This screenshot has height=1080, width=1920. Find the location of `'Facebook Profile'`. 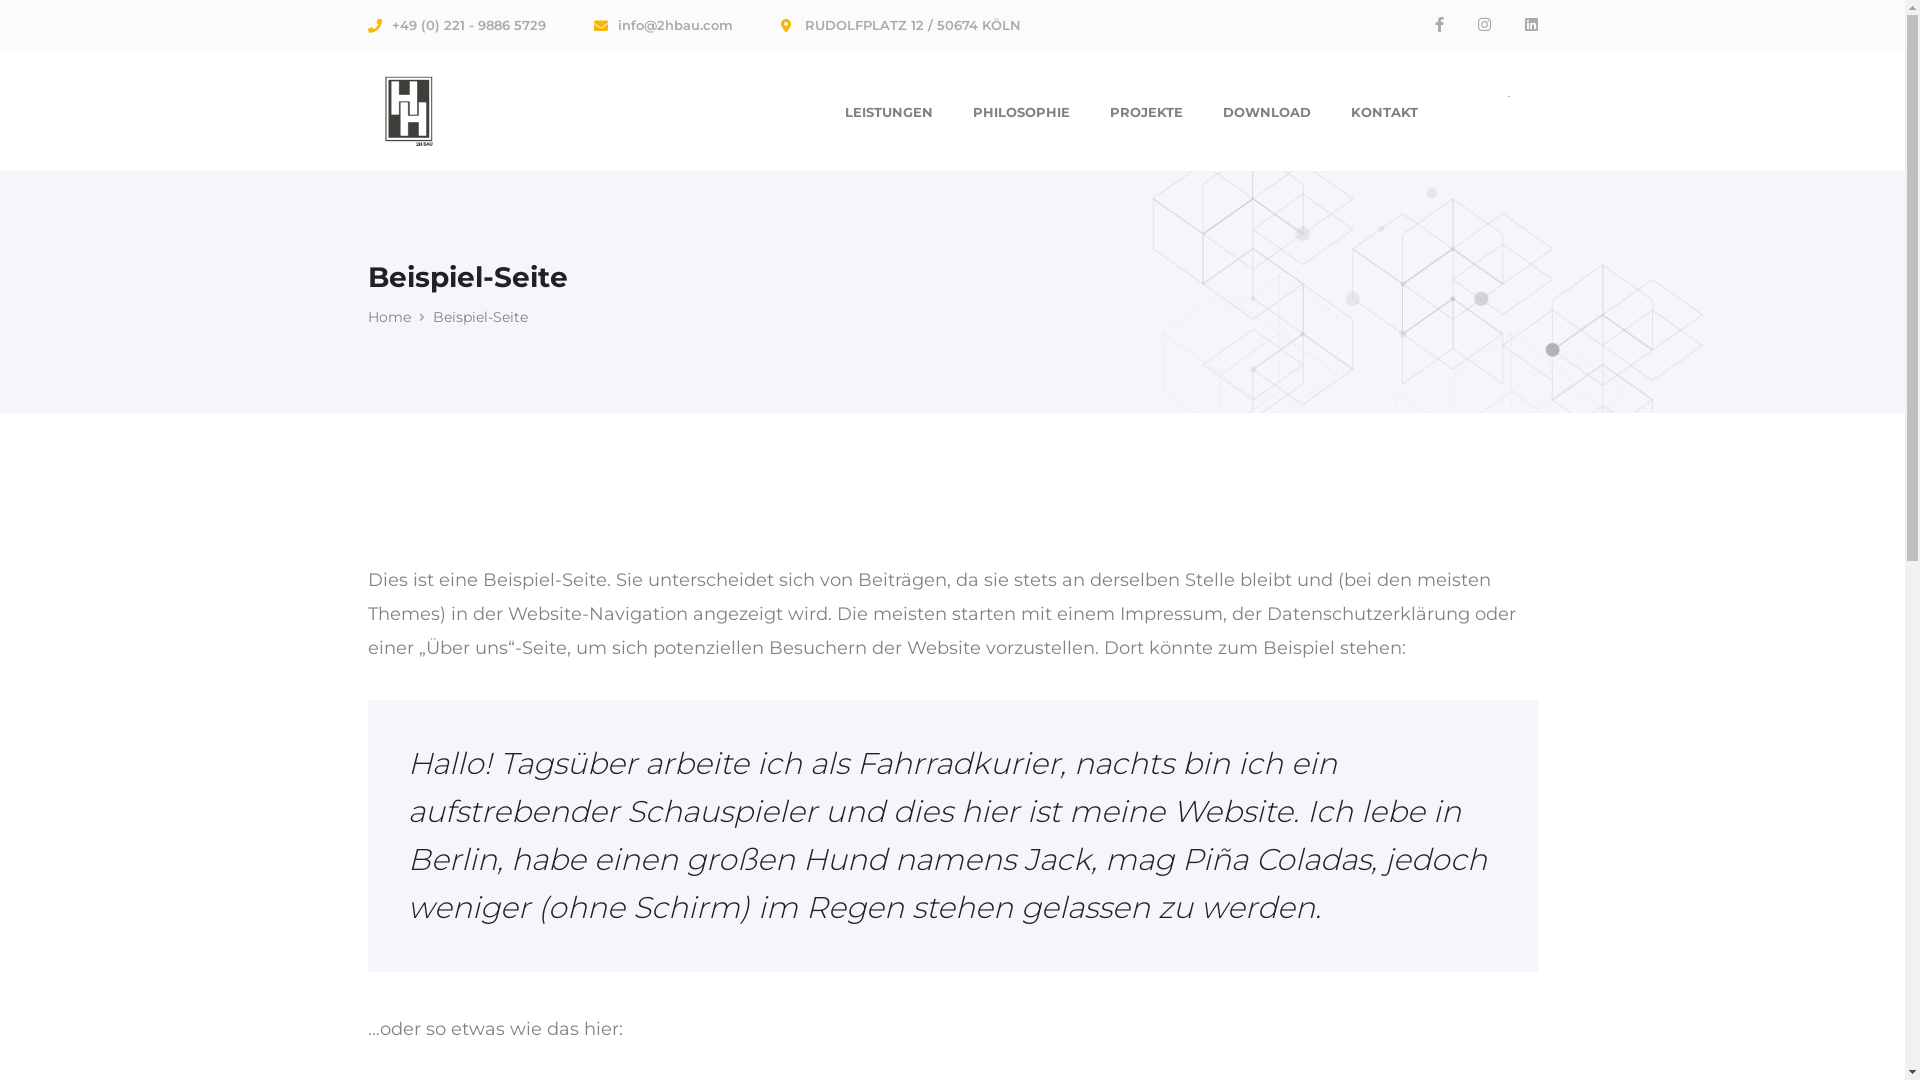

'Facebook Profile' is located at coordinates (1437, 24).